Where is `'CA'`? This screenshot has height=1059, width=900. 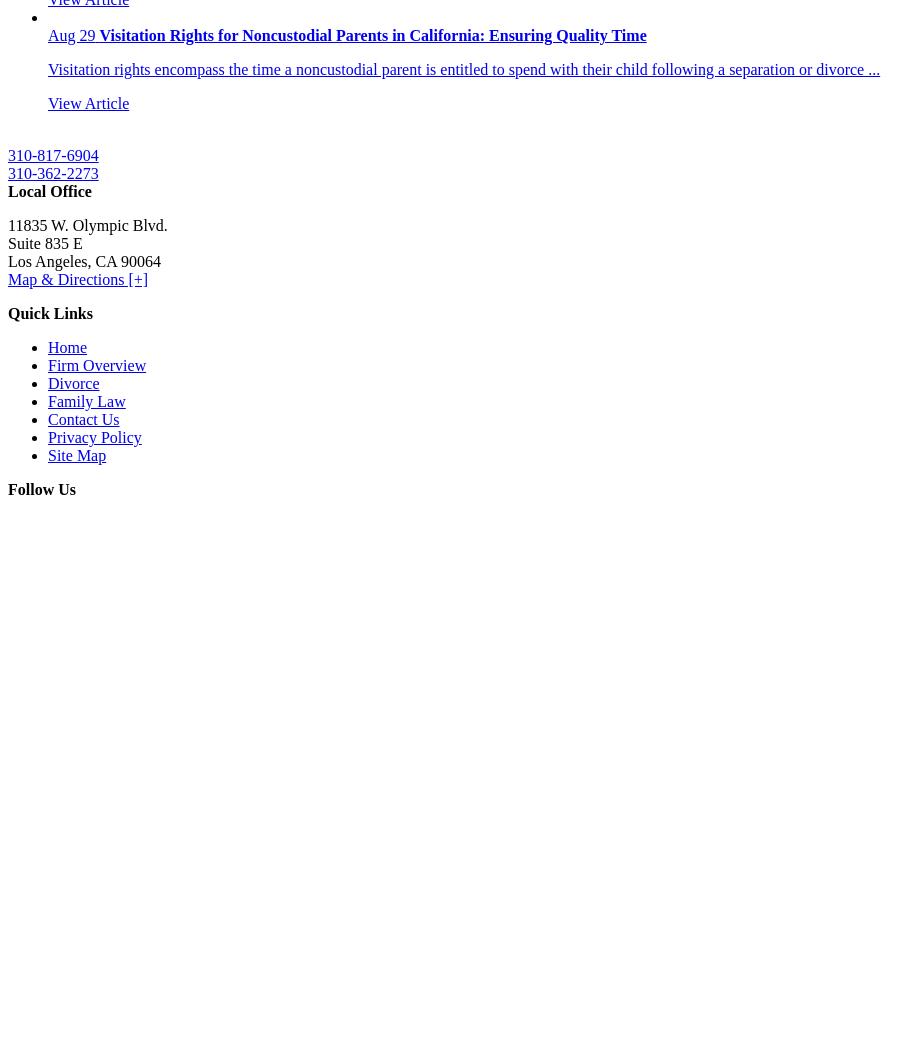 'CA' is located at coordinates (106, 261).